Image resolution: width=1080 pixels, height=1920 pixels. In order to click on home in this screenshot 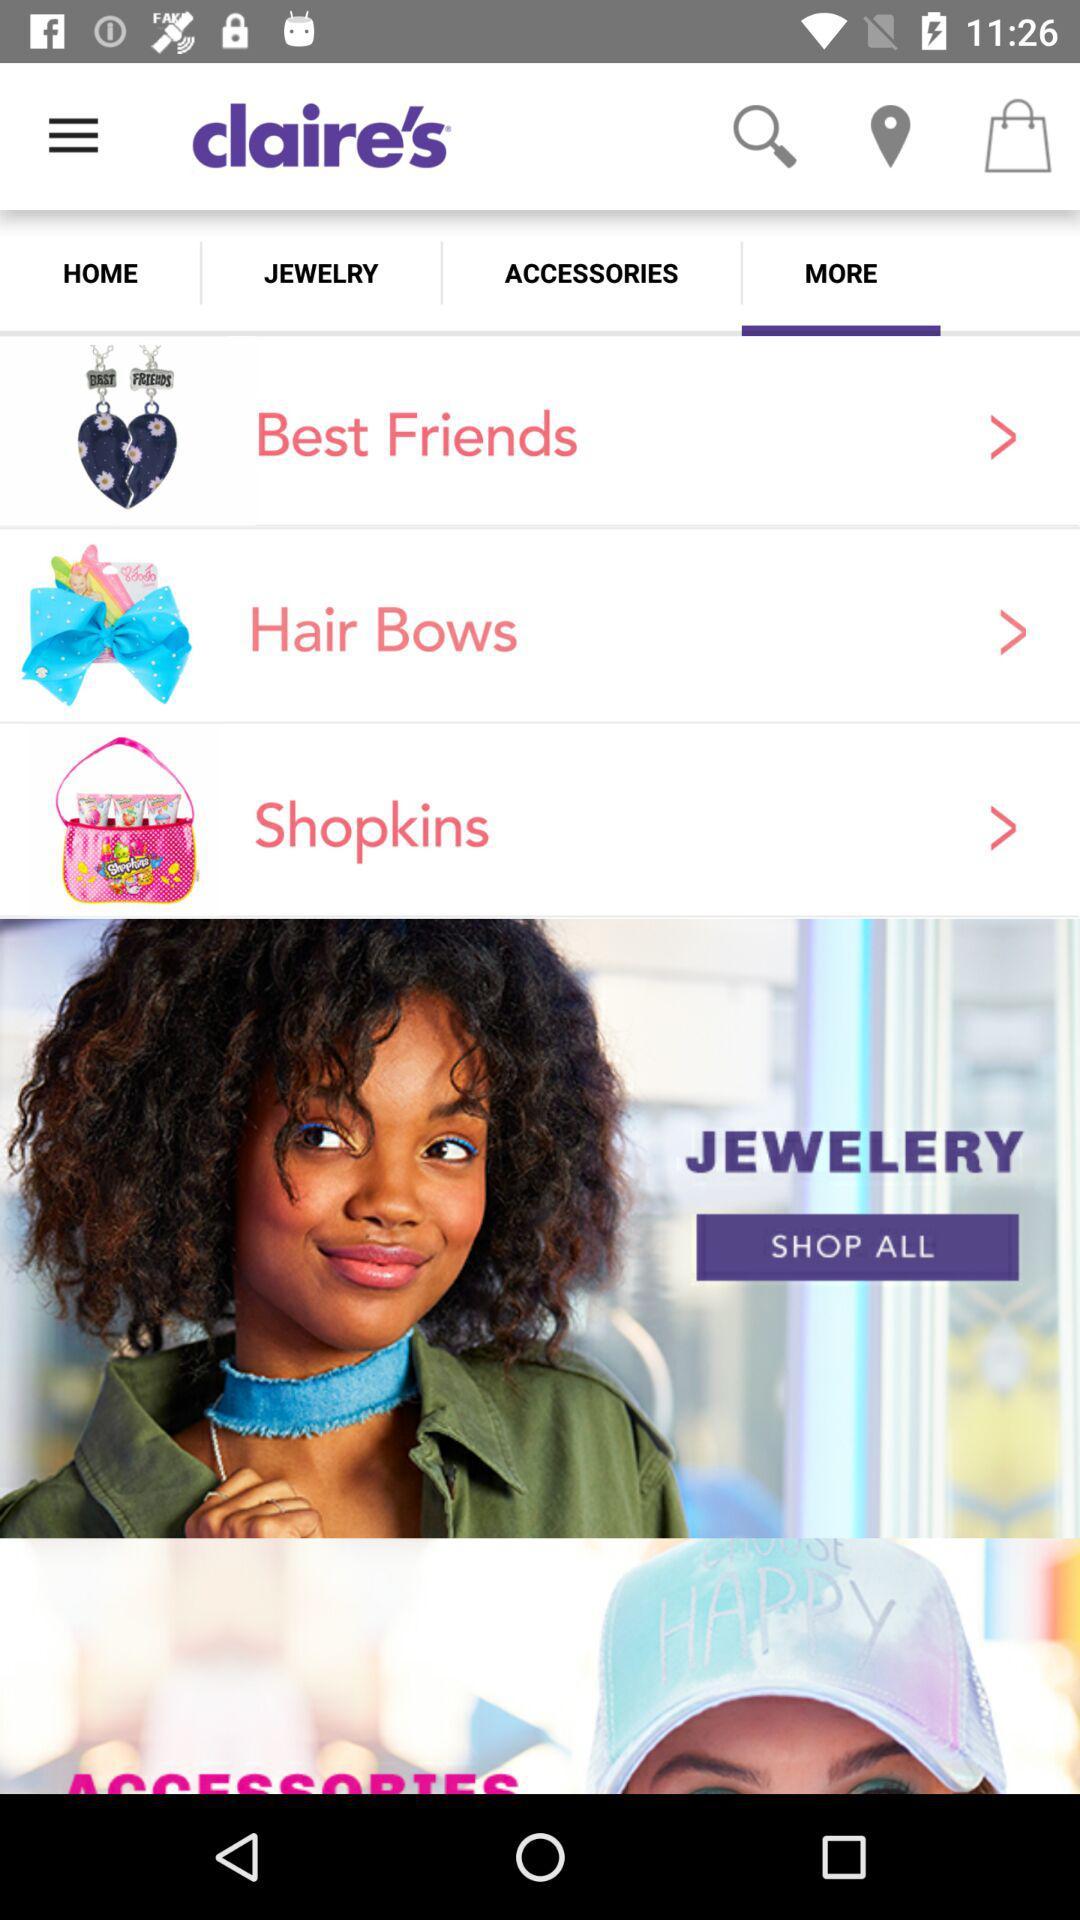, I will do `click(100, 272)`.